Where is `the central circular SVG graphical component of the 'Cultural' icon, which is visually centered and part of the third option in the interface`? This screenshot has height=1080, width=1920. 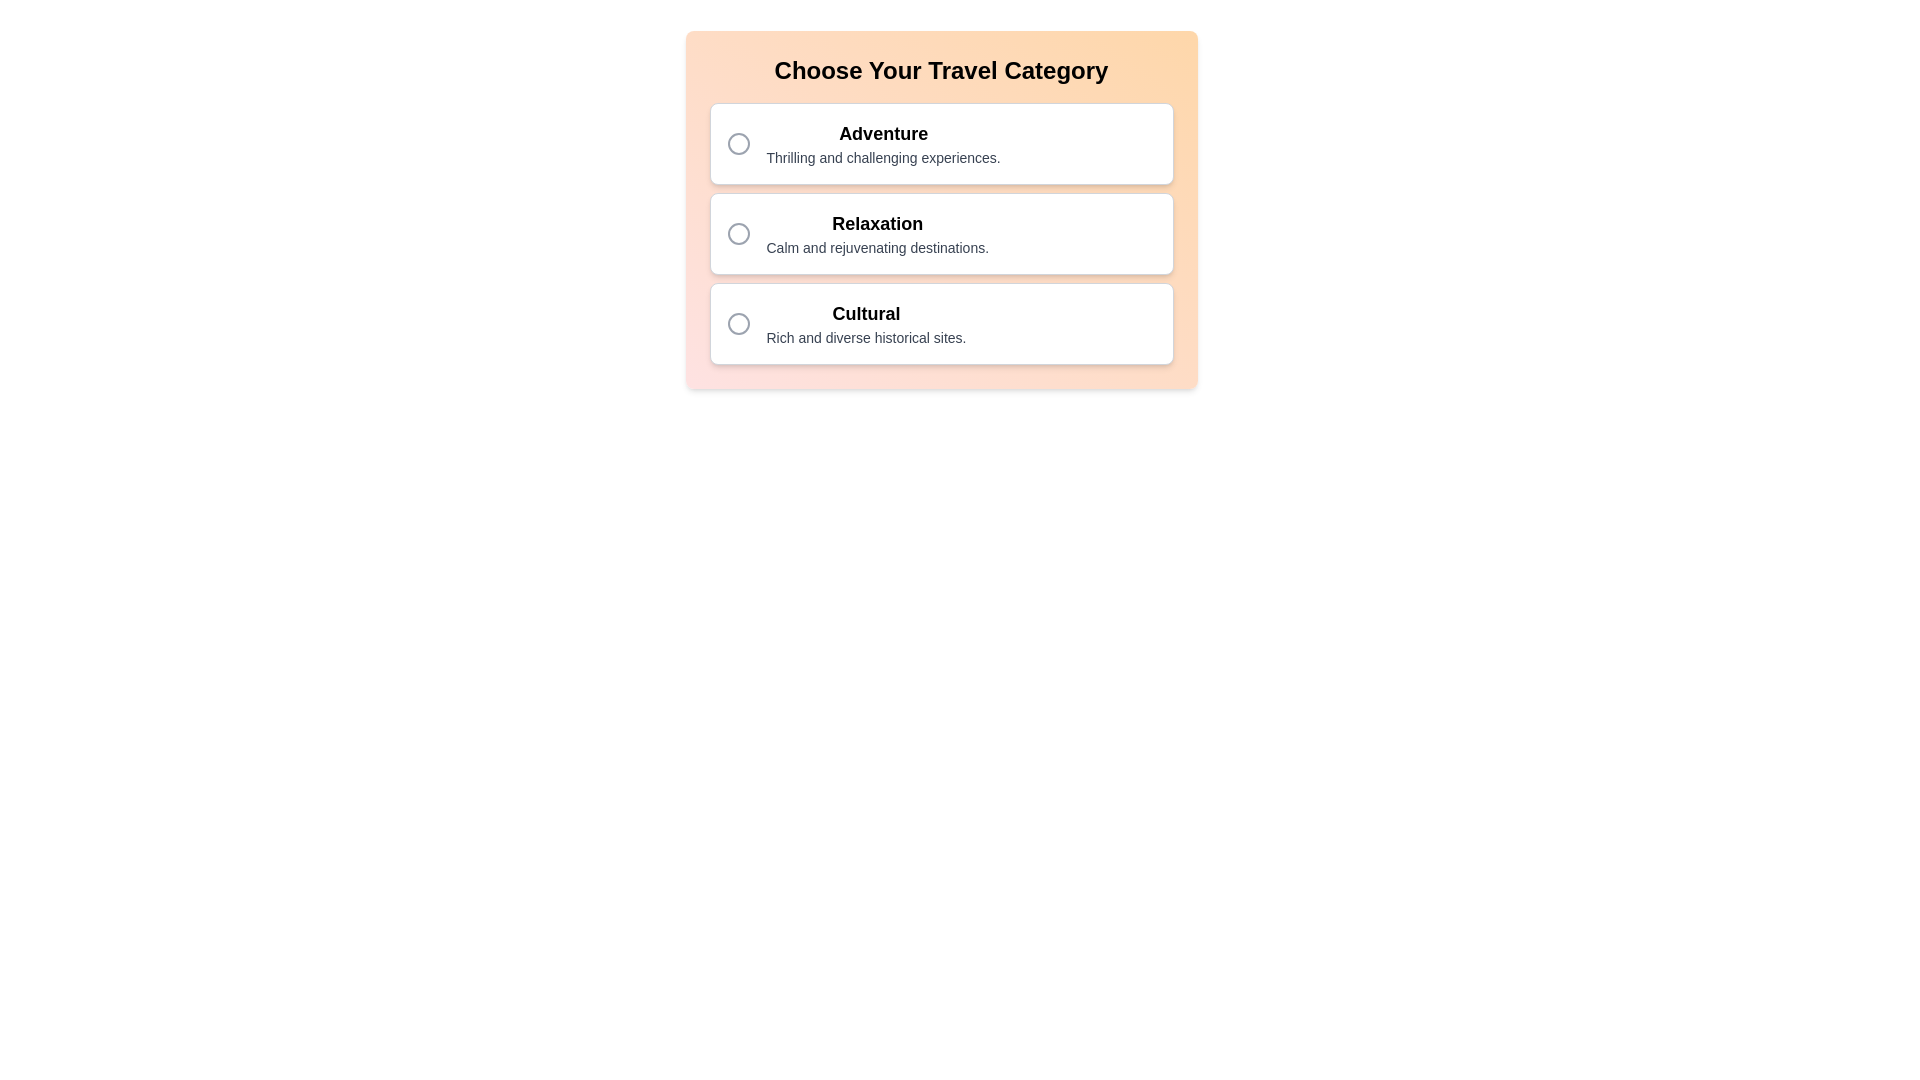 the central circular SVG graphical component of the 'Cultural' icon, which is visually centered and part of the third option in the interface is located at coordinates (737, 323).